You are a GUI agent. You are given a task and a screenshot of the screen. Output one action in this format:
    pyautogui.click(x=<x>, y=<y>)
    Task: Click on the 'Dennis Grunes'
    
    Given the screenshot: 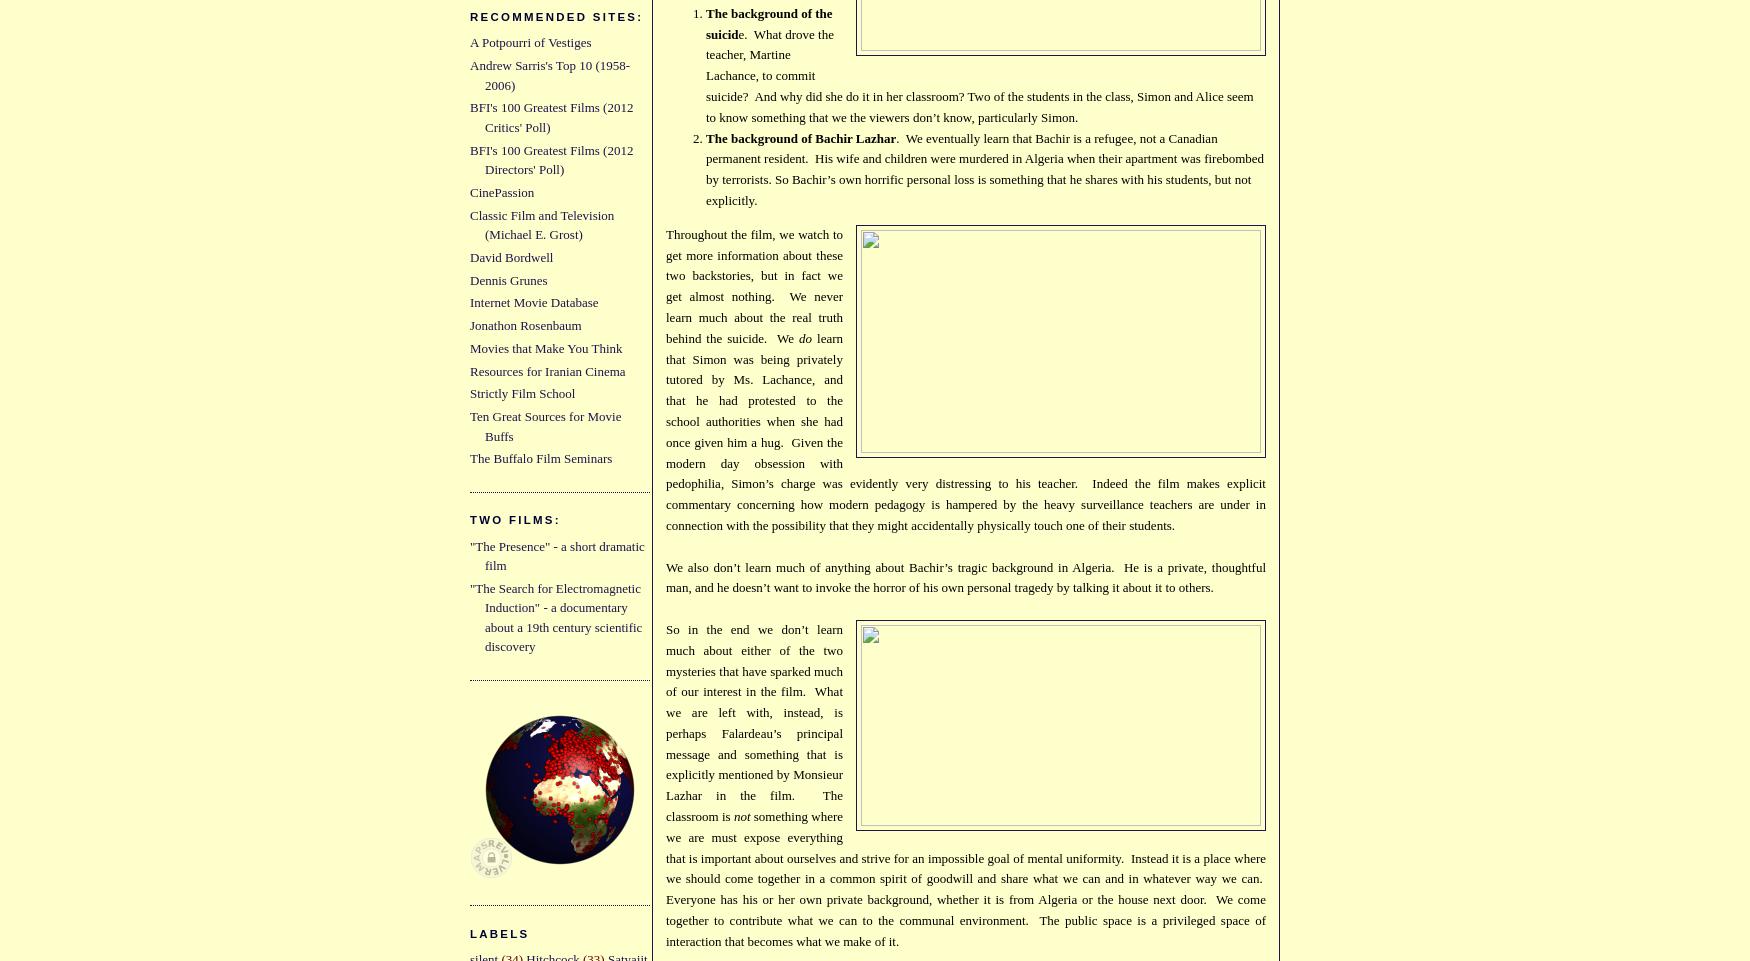 What is the action you would take?
    pyautogui.click(x=507, y=279)
    